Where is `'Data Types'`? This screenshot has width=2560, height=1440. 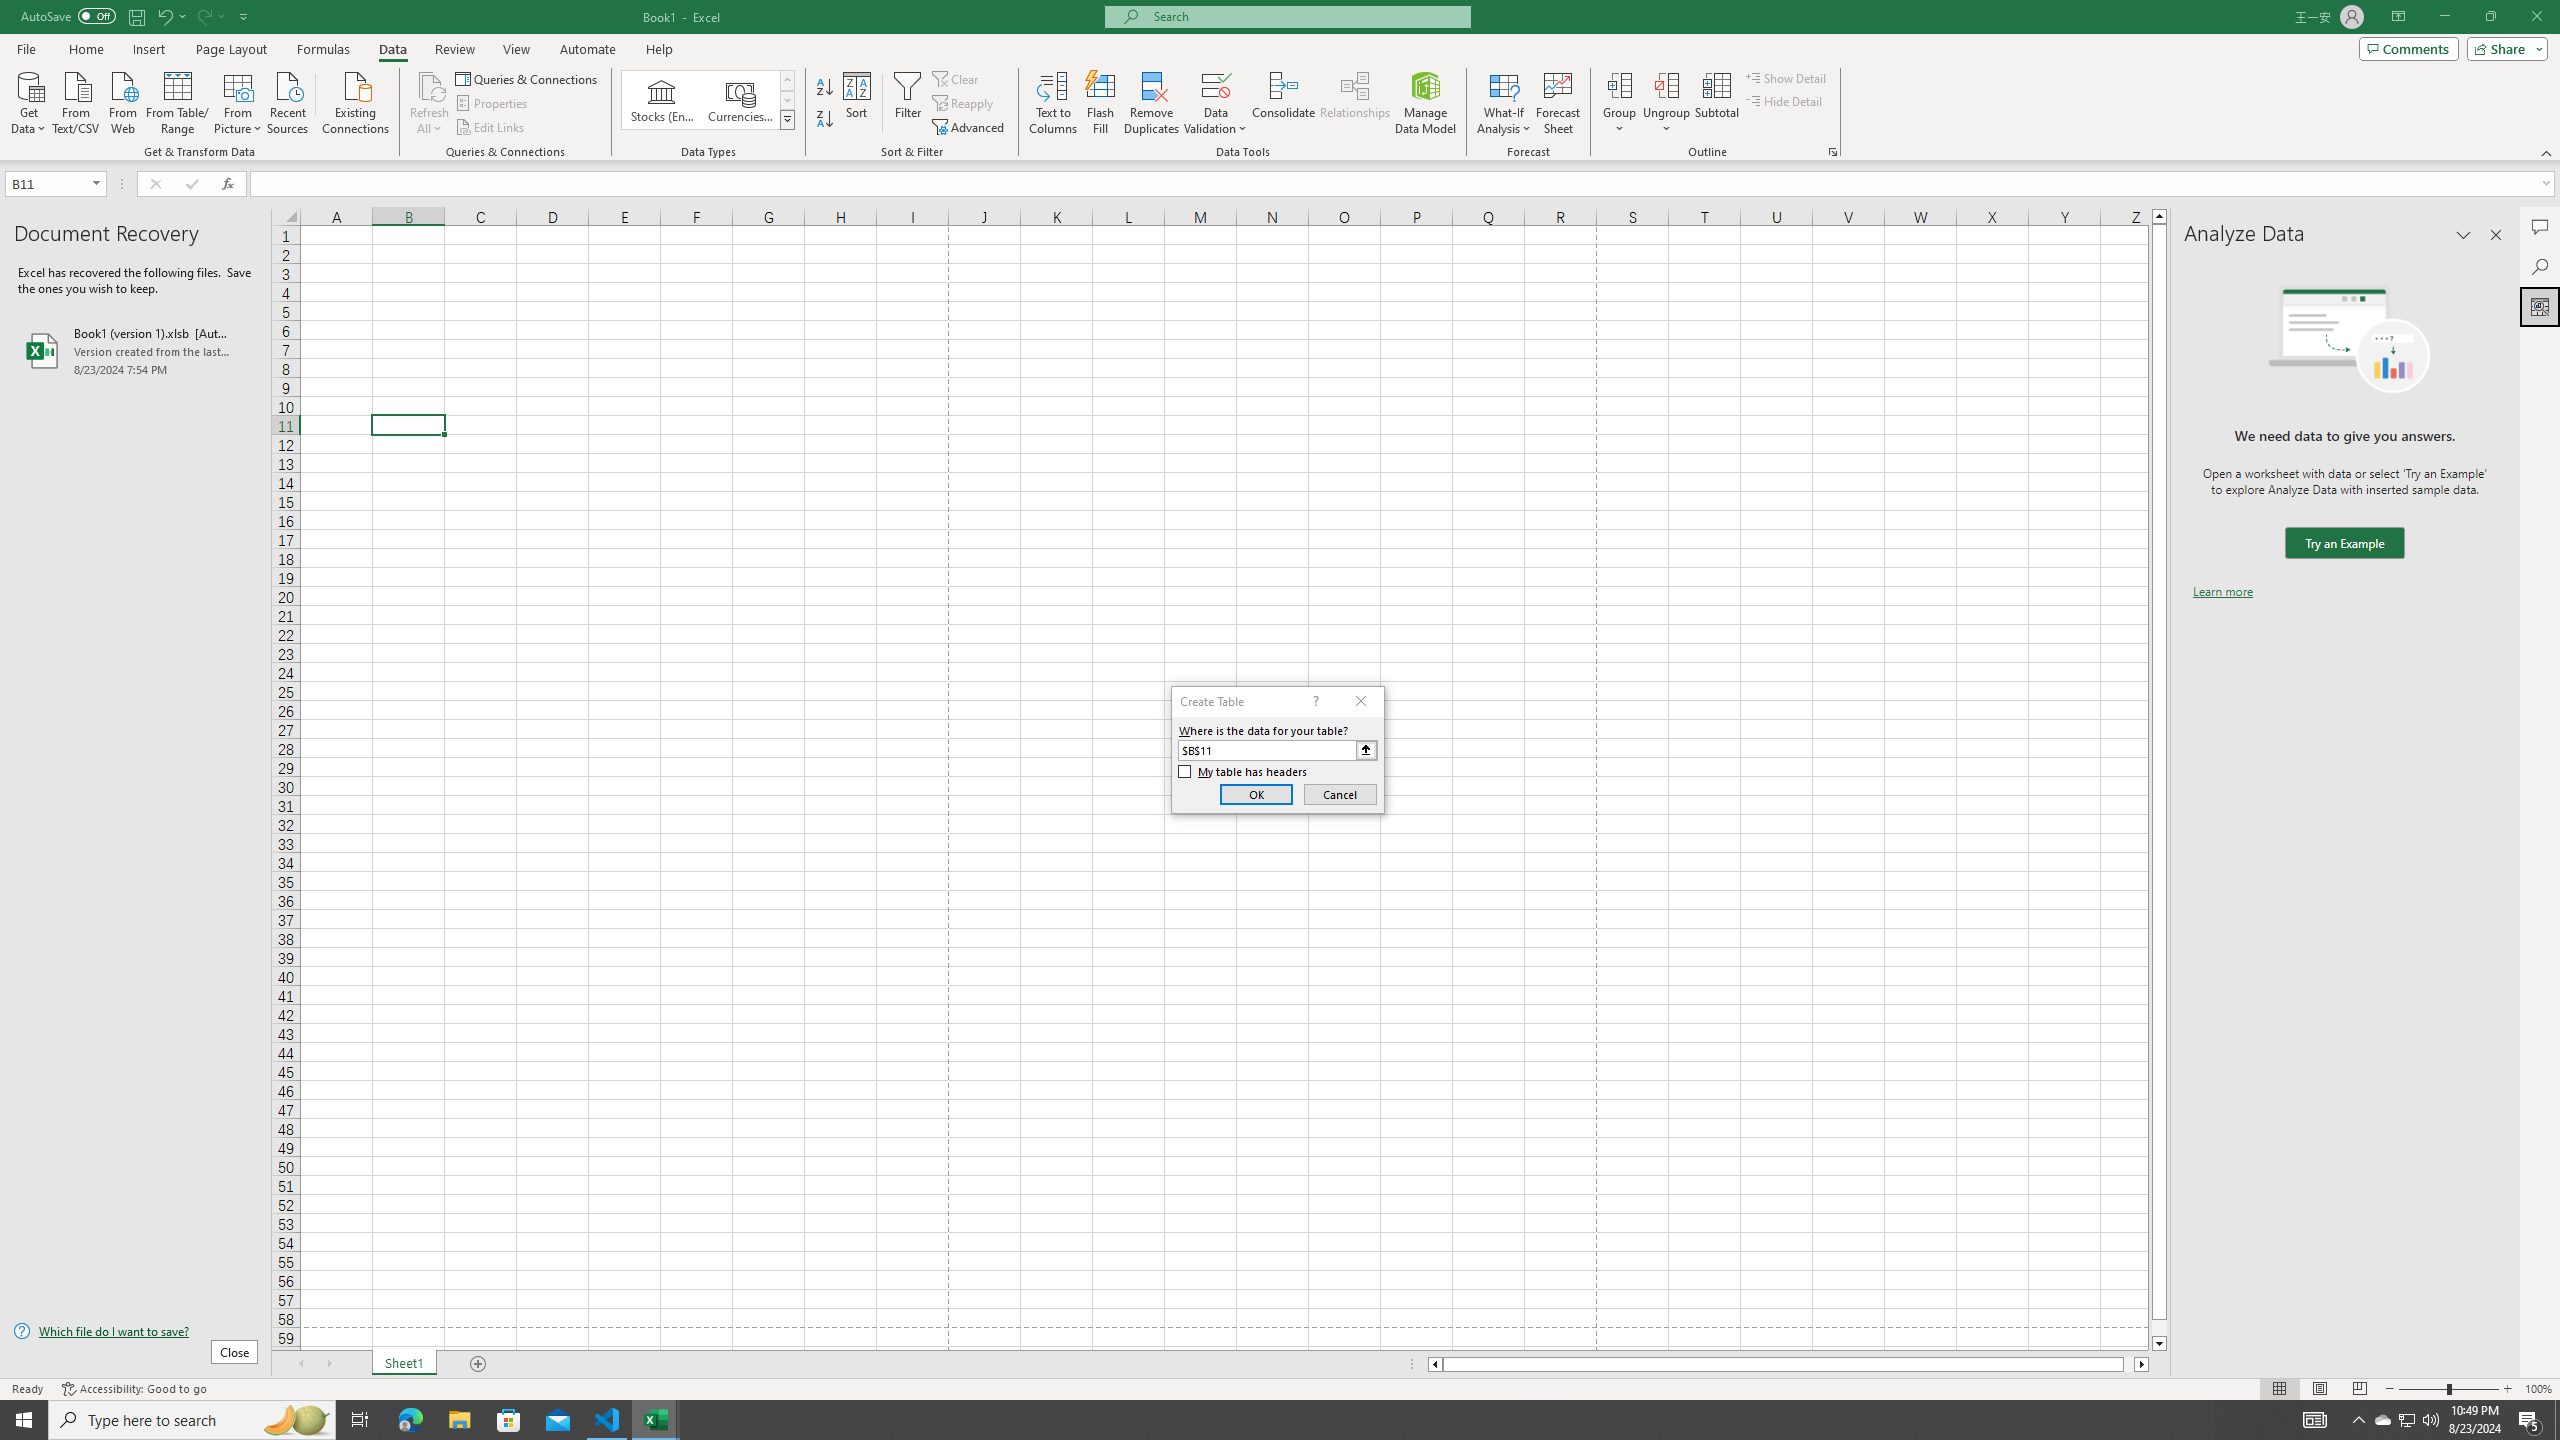
'Data Types' is located at coordinates (787, 118).